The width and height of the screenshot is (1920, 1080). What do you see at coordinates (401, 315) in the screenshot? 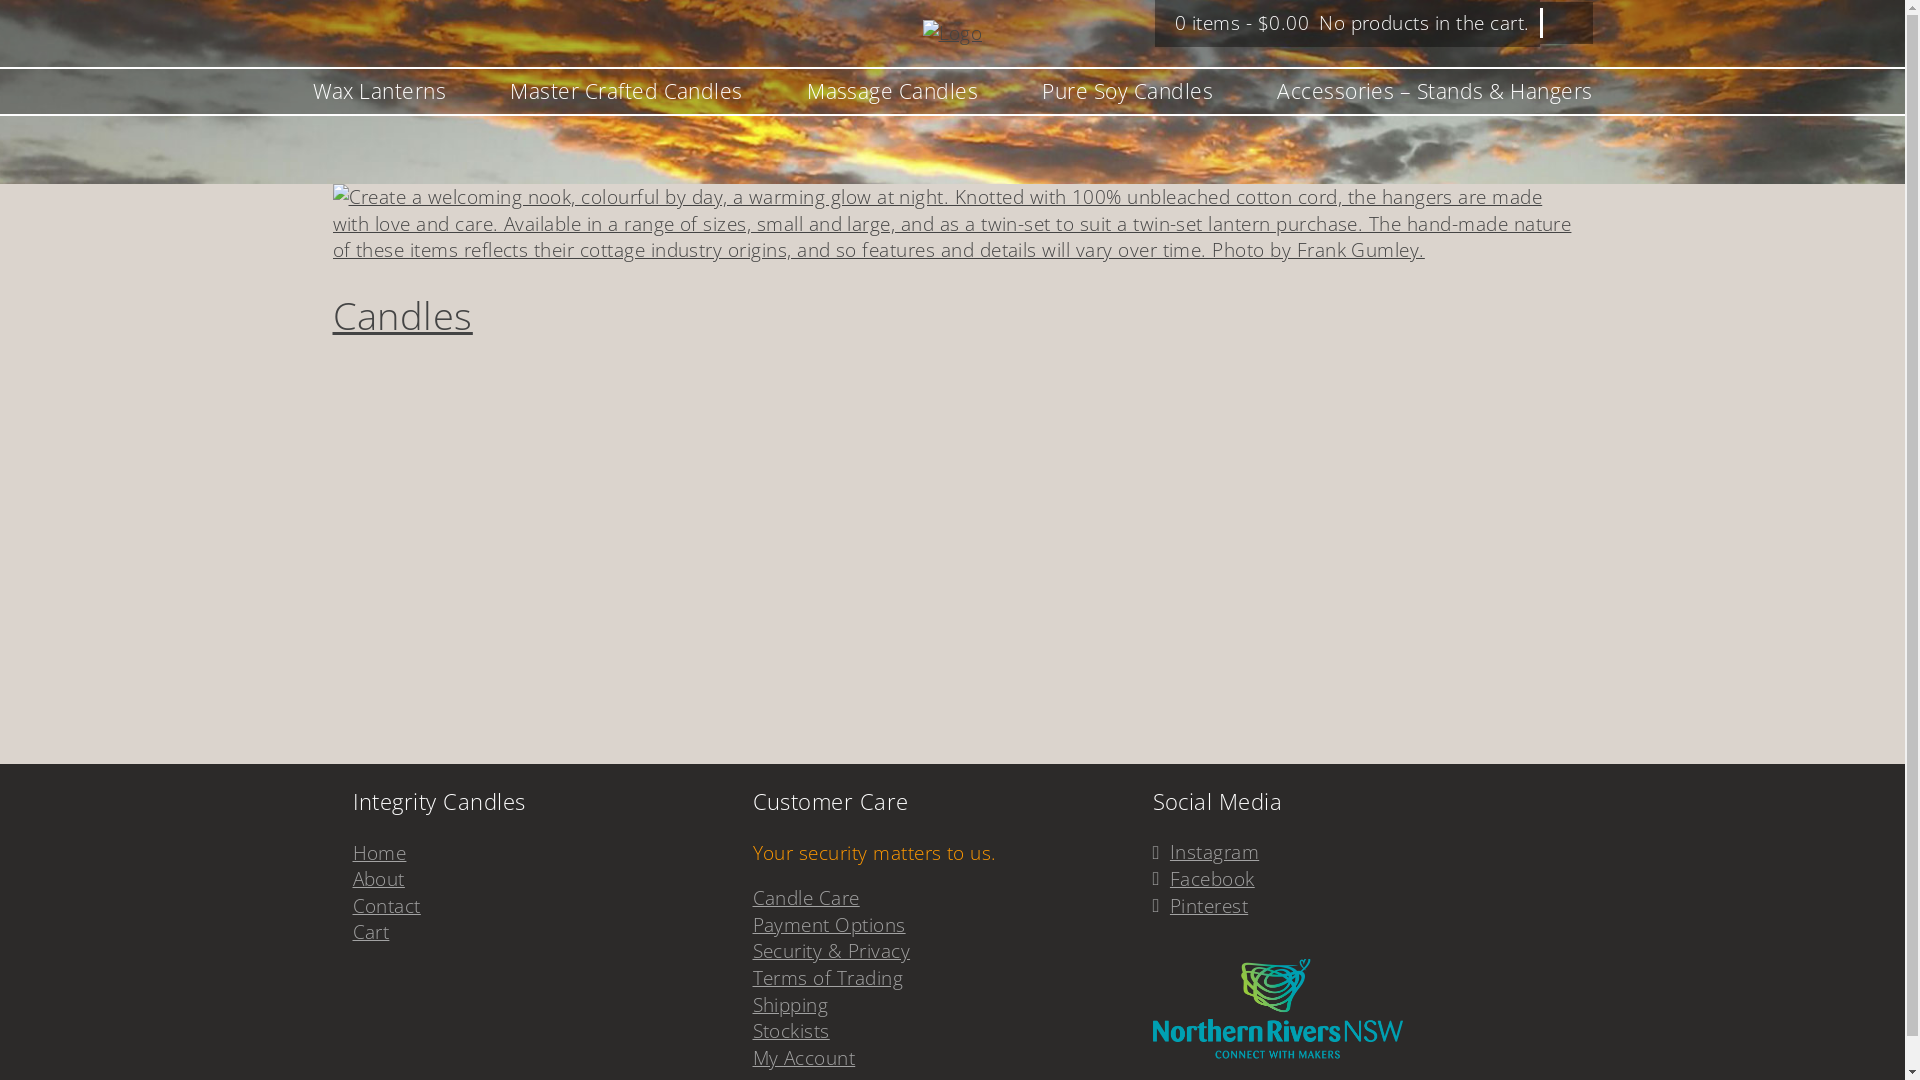
I see `'Candles'` at bounding box center [401, 315].